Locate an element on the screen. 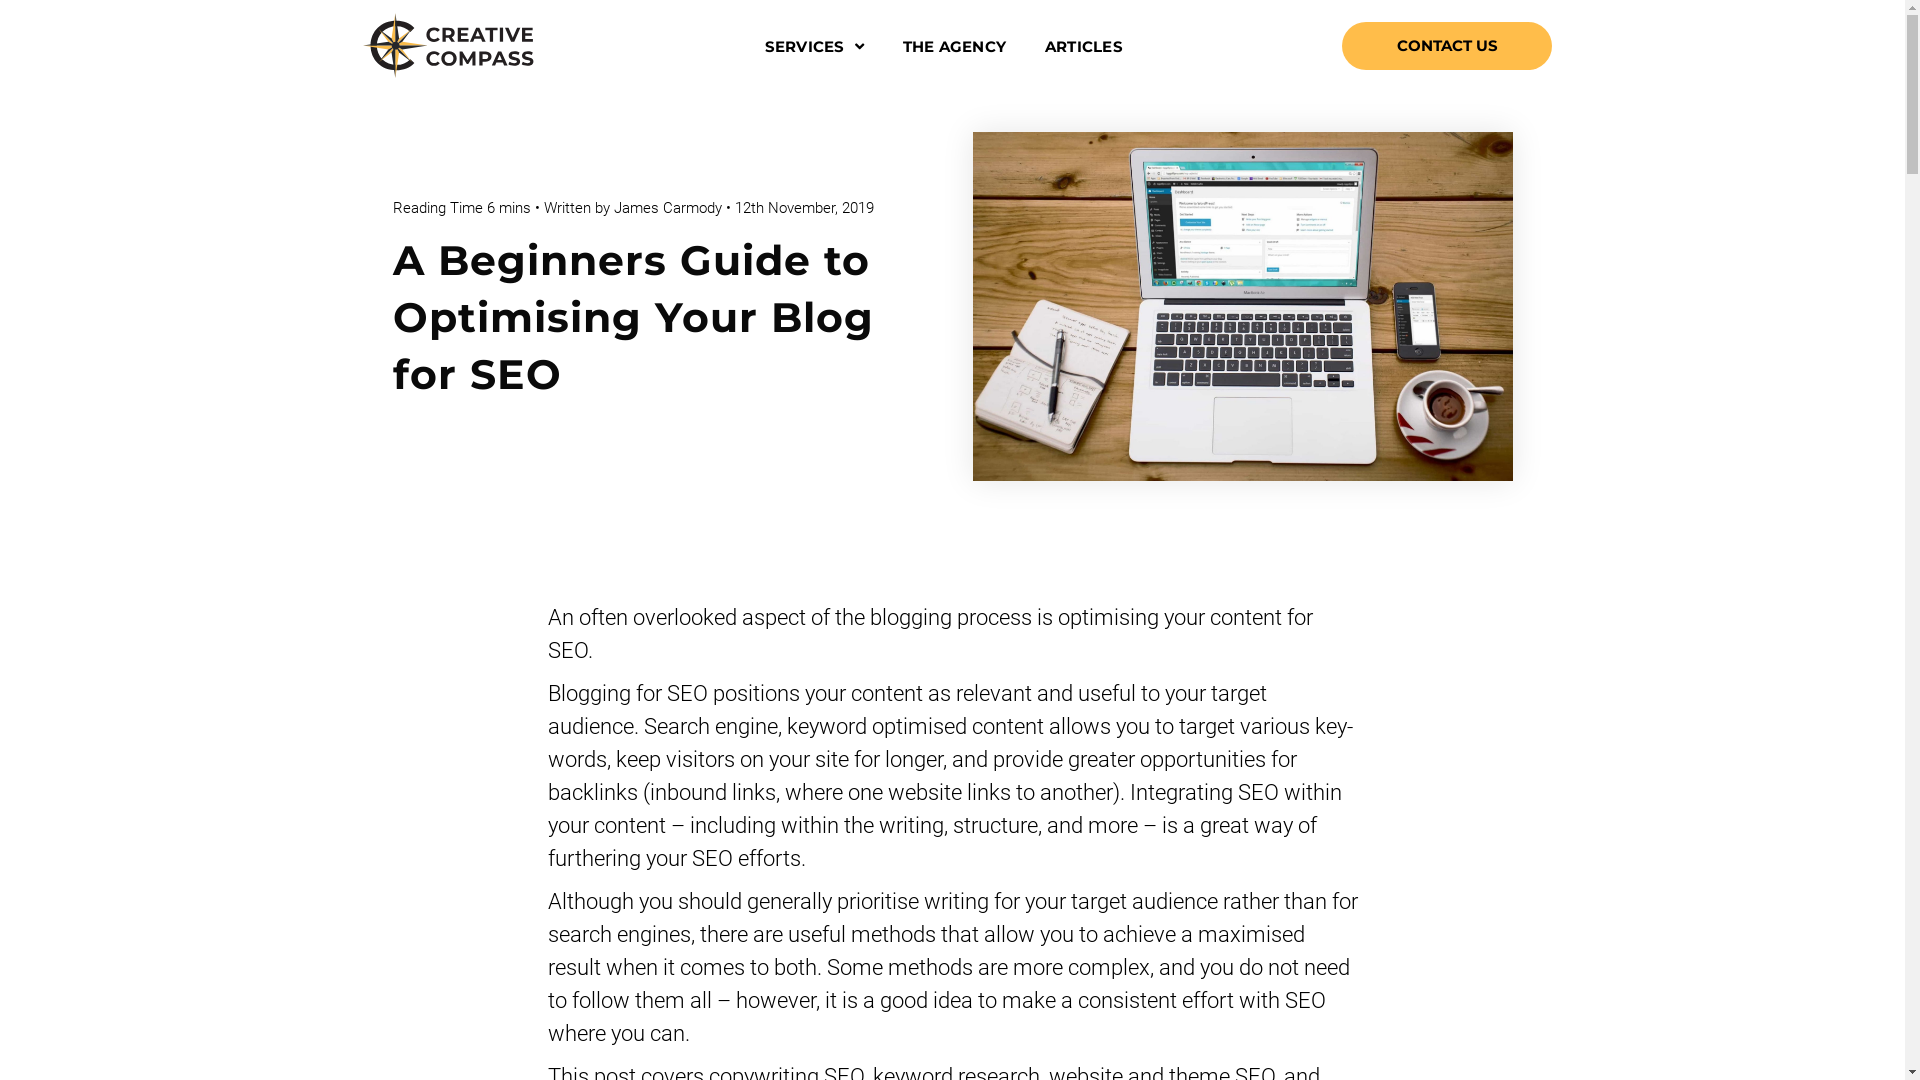 The width and height of the screenshot is (1920, 1080). 'ARTICLES' is located at coordinates (1082, 45).